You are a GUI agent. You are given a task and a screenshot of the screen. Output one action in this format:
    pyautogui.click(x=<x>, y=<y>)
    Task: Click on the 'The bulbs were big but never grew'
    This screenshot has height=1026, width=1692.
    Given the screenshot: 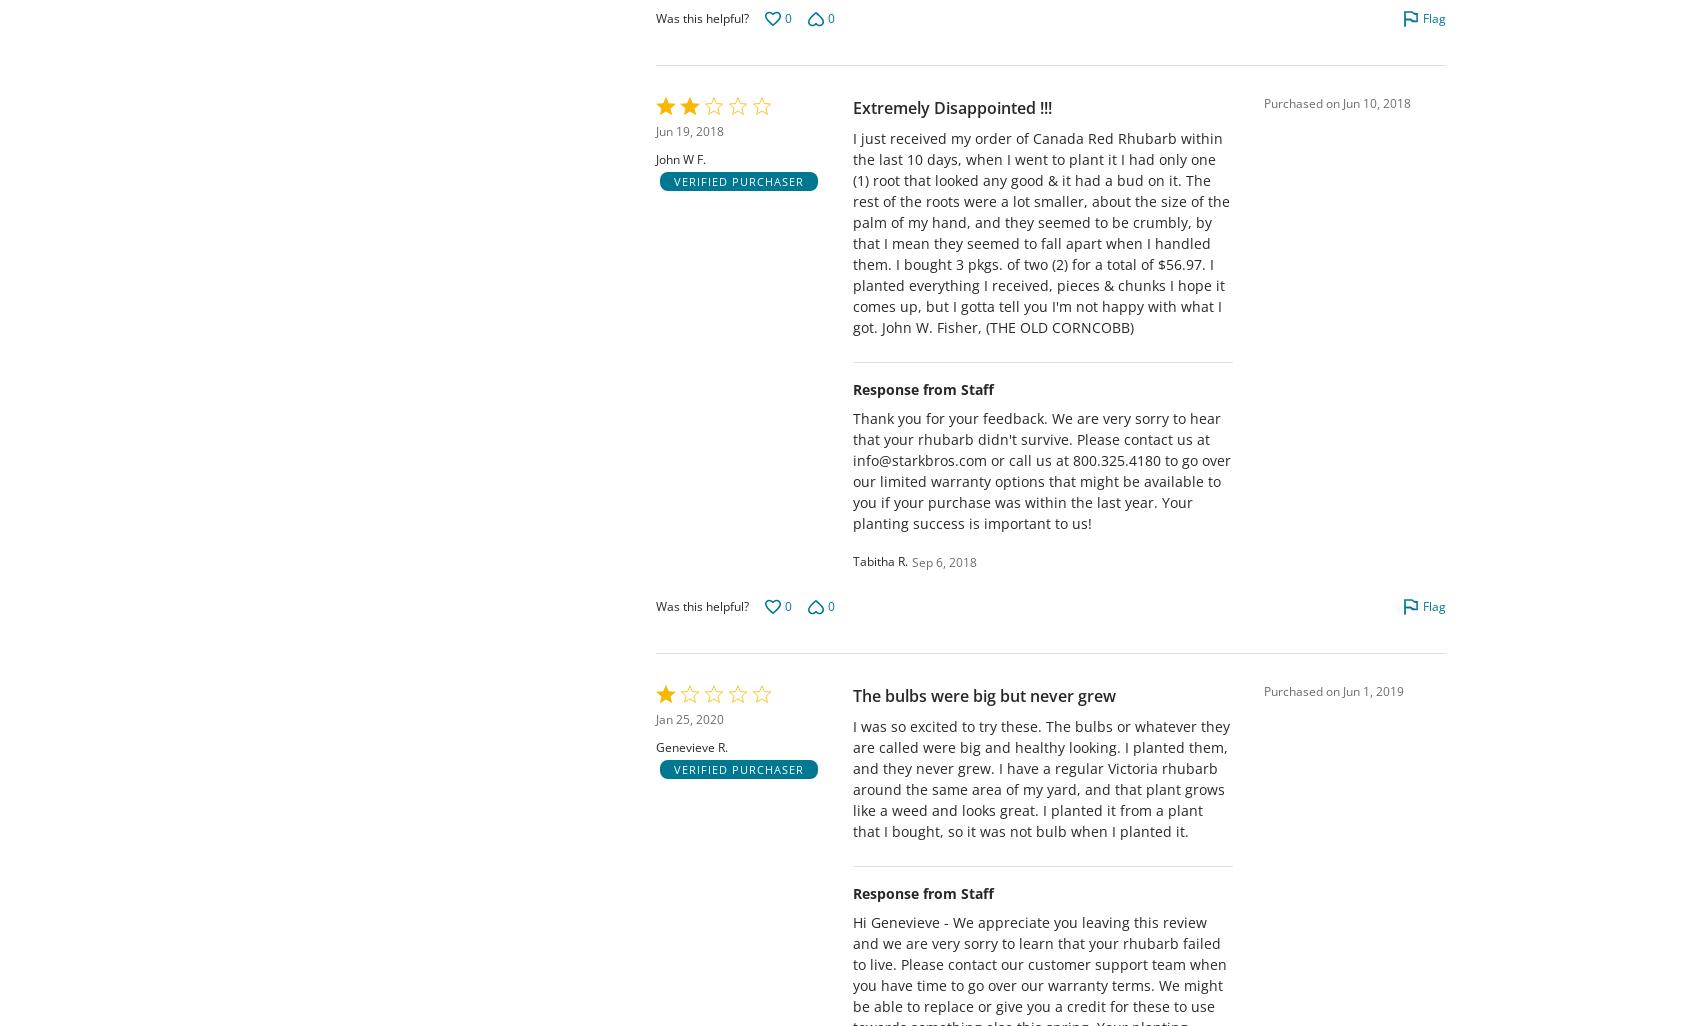 What is the action you would take?
    pyautogui.click(x=984, y=695)
    